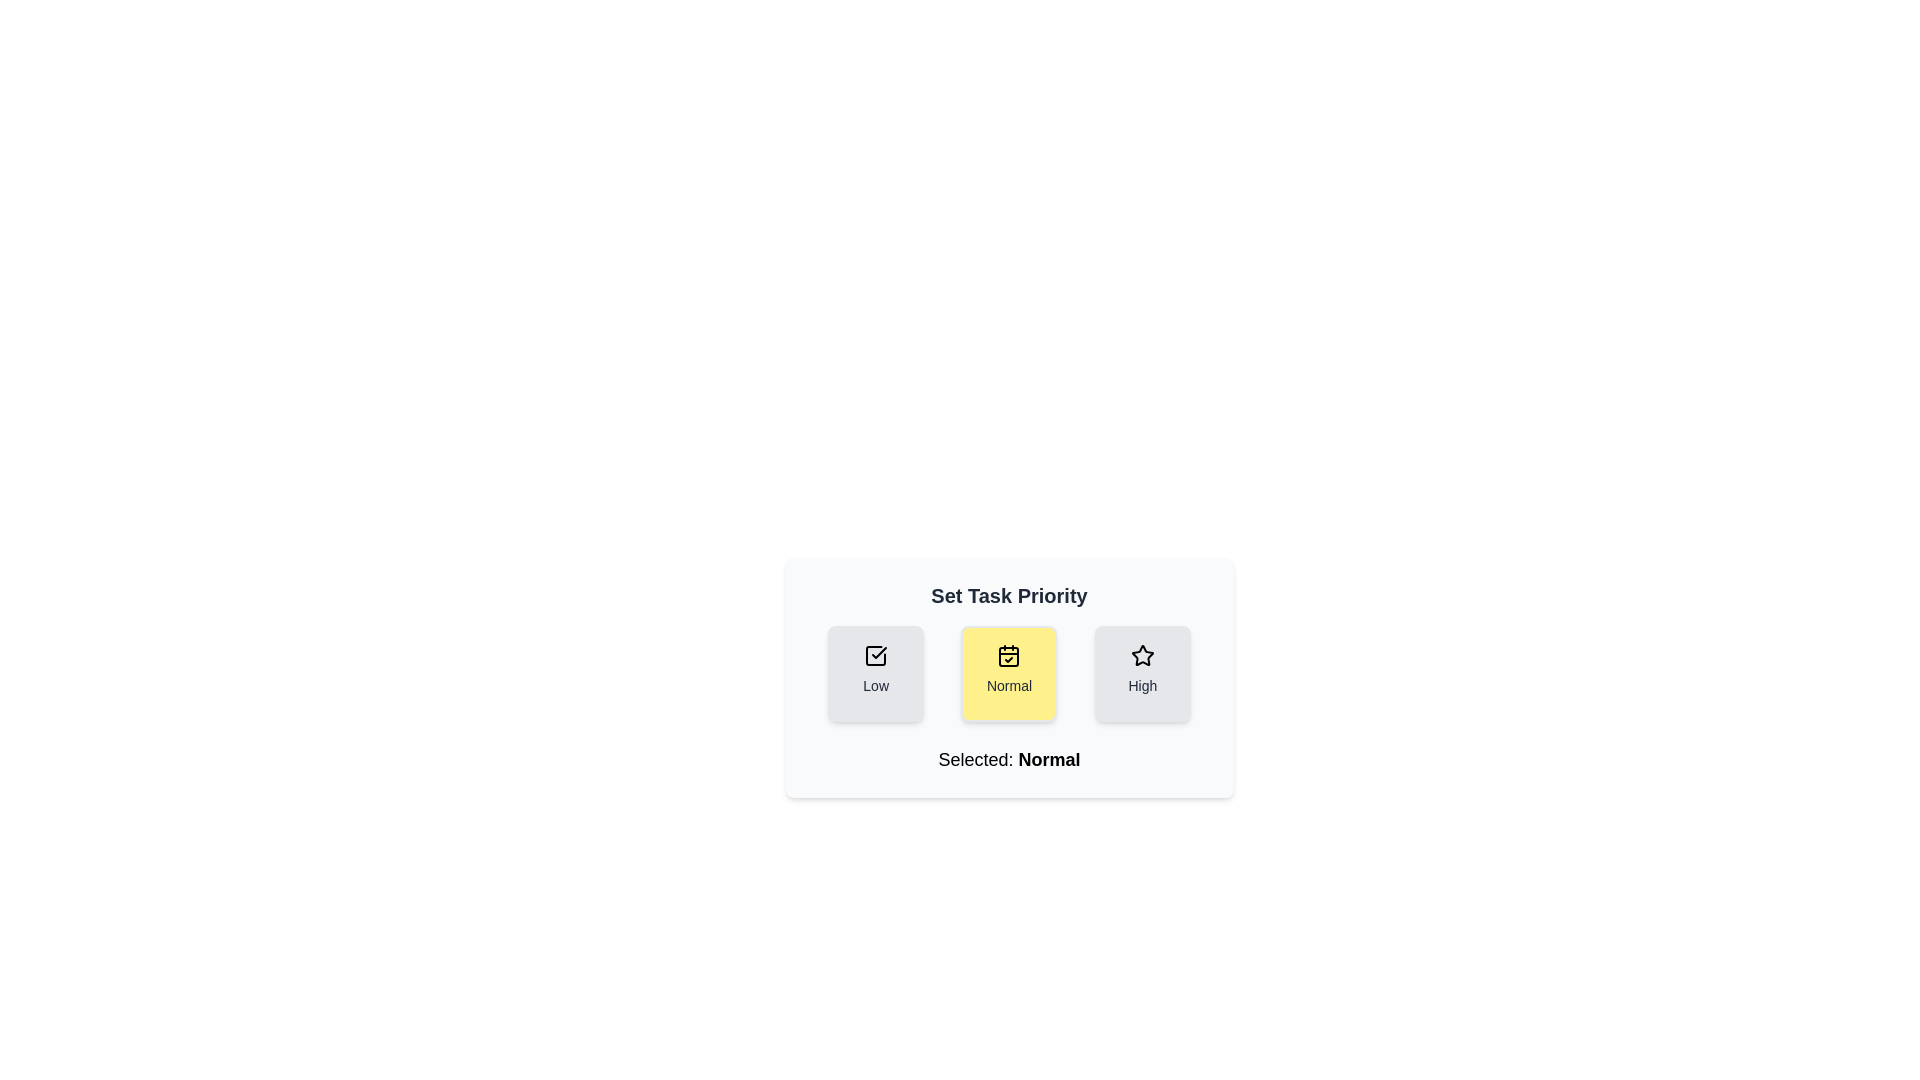 Image resolution: width=1920 pixels, height=1080 pixels. I want to click on the priority button labeled Normal, so click(1009, 674).